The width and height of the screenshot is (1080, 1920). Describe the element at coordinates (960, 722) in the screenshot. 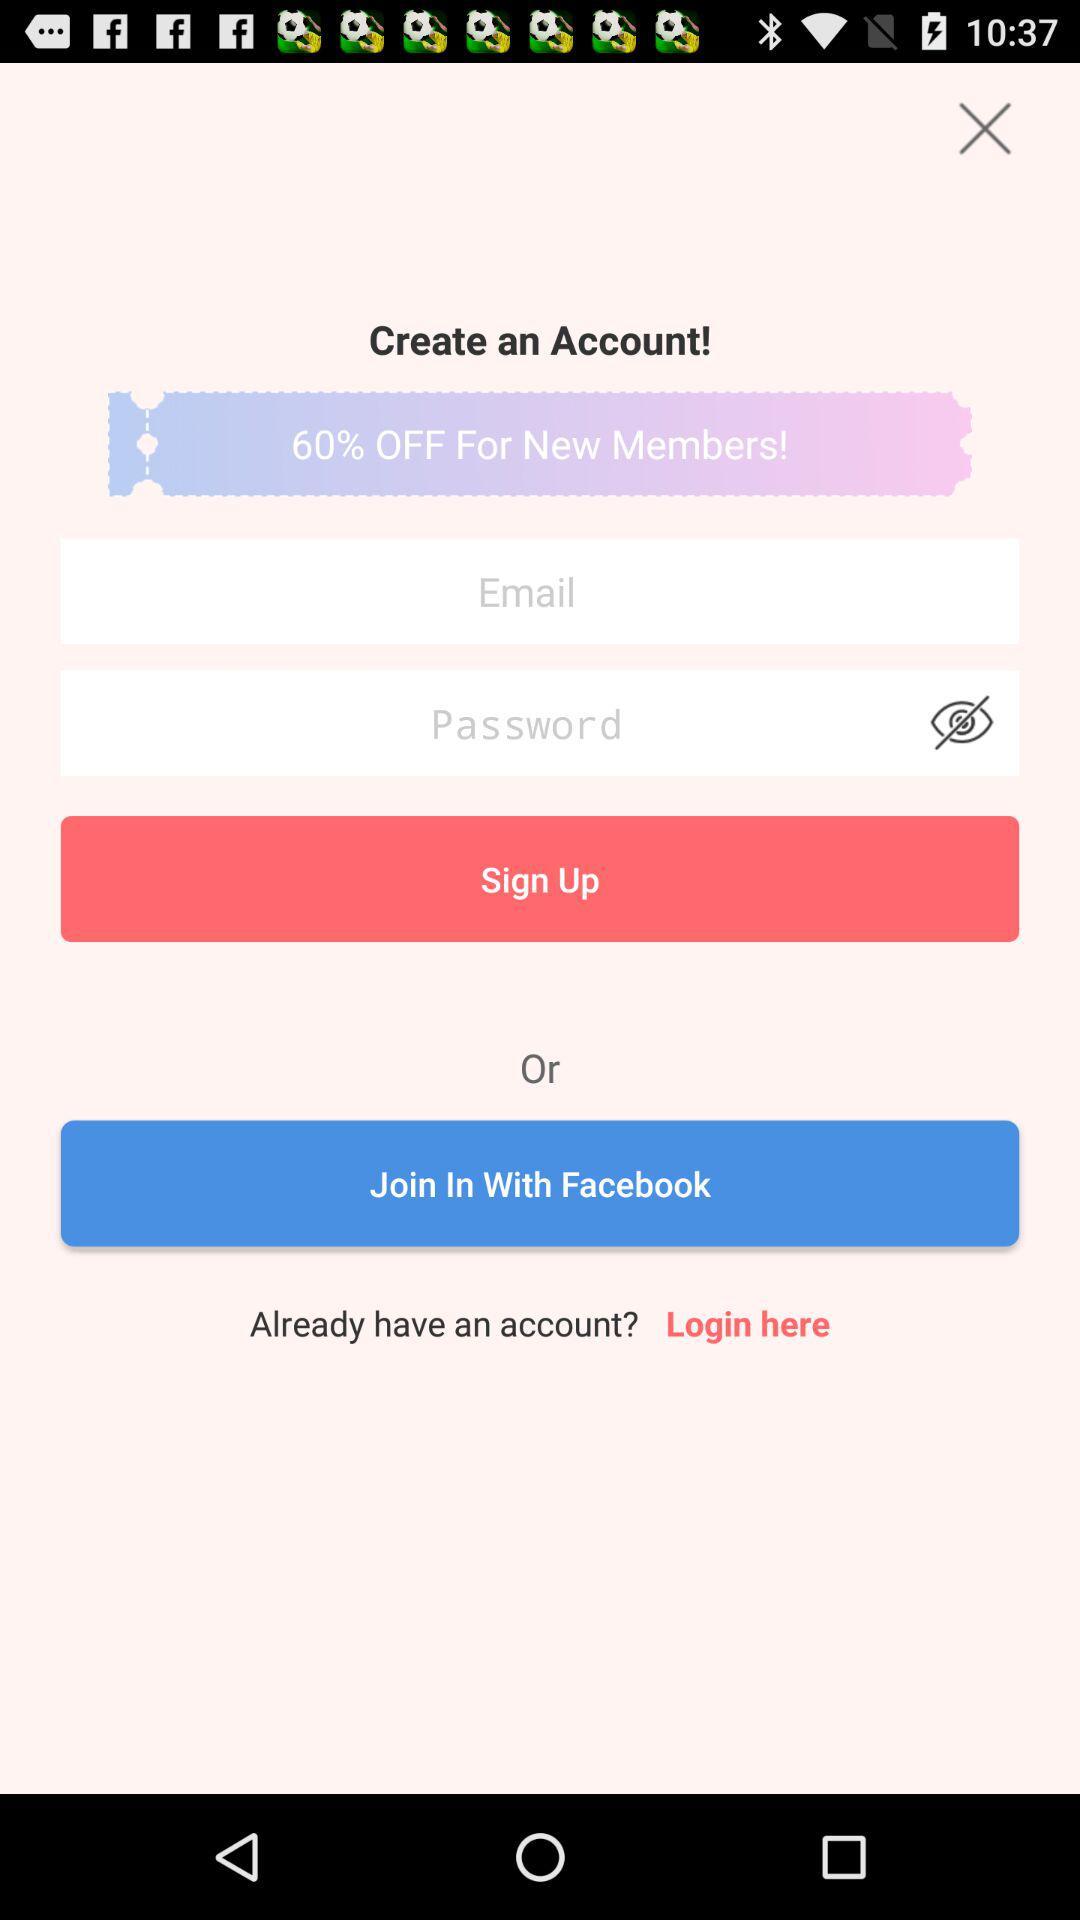

I see `hide/unhide password` at that location.